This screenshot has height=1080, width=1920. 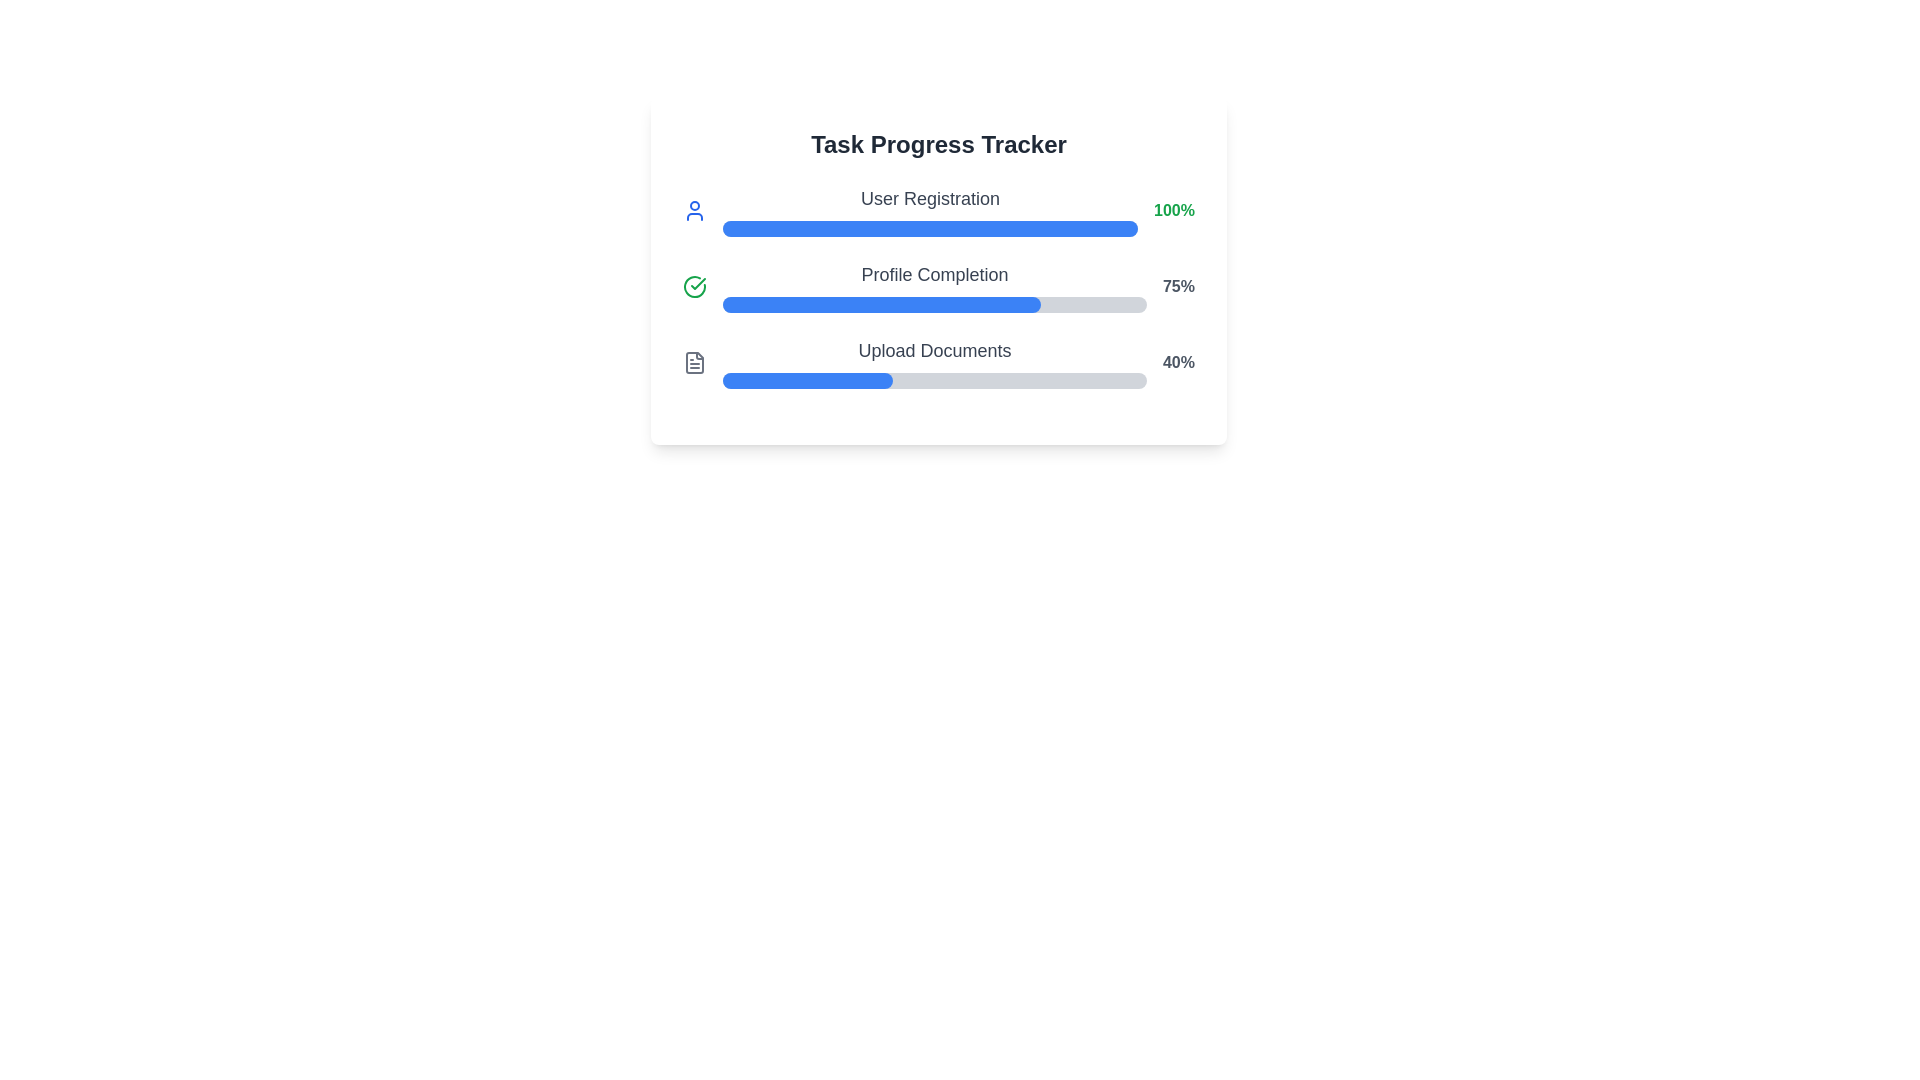 What do you see at coordinates (929, 211) in the screenshot?
I see `the 'User Registration' Descriptive Text and Progress Indicator element, which is located centrally in a card layout, under the heading 'Task Progress Tracker' and above other progress bars` at bounding box center [929, 211].